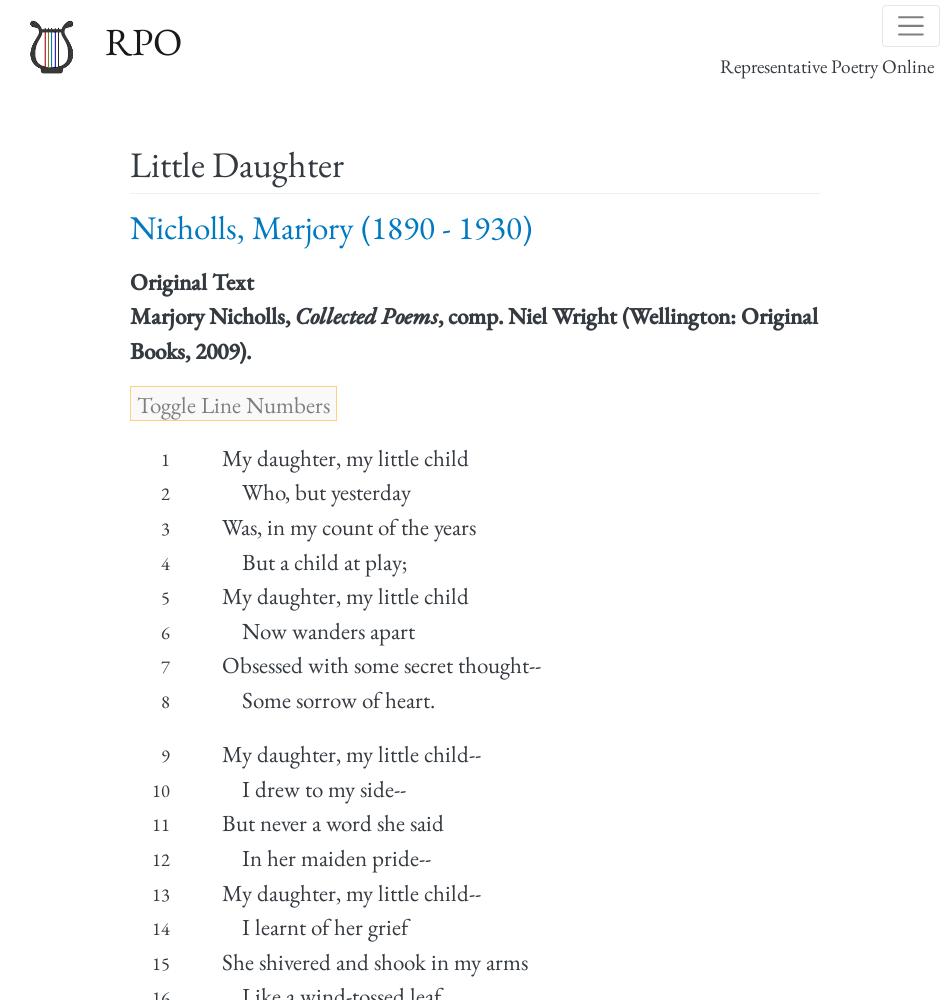  I want to click on 'But never a word she said', so click(220, 822).